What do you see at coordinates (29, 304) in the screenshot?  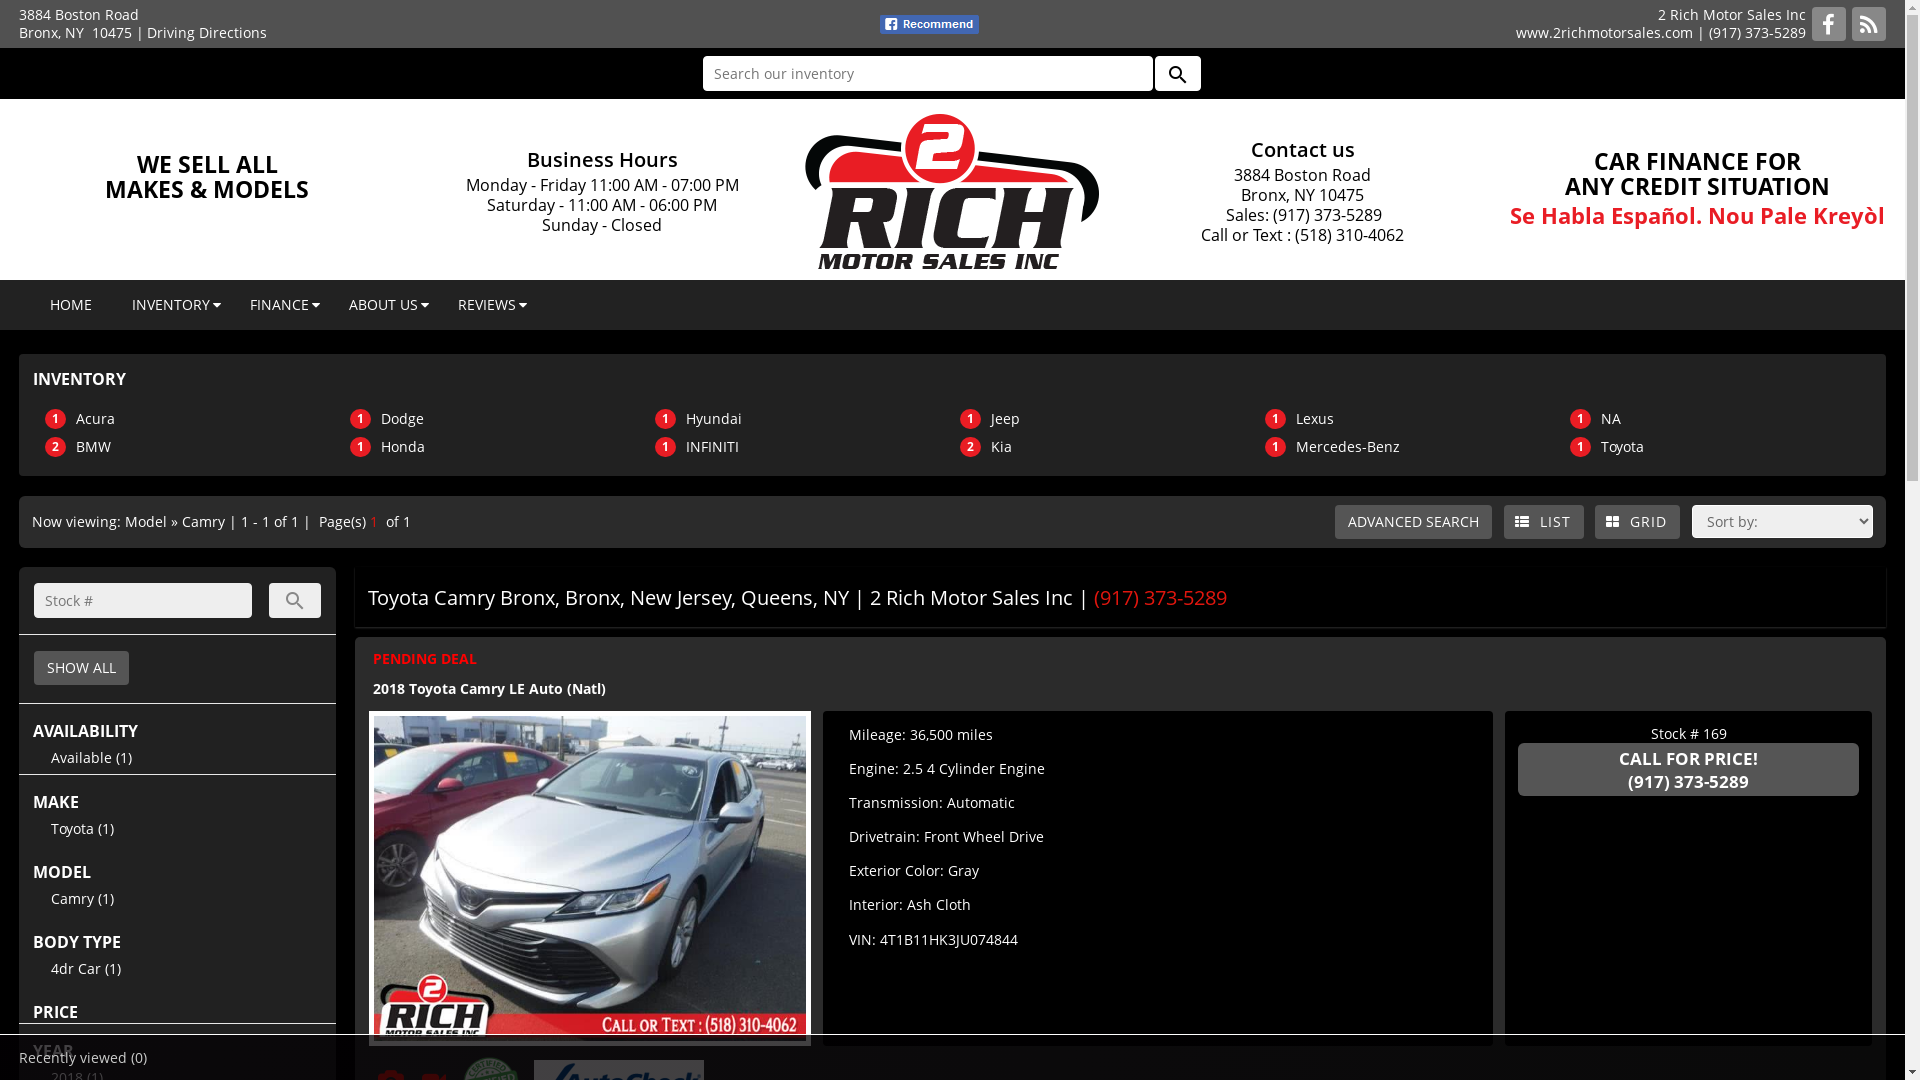 I see `'HOME'` at bounding box center [29, 304].